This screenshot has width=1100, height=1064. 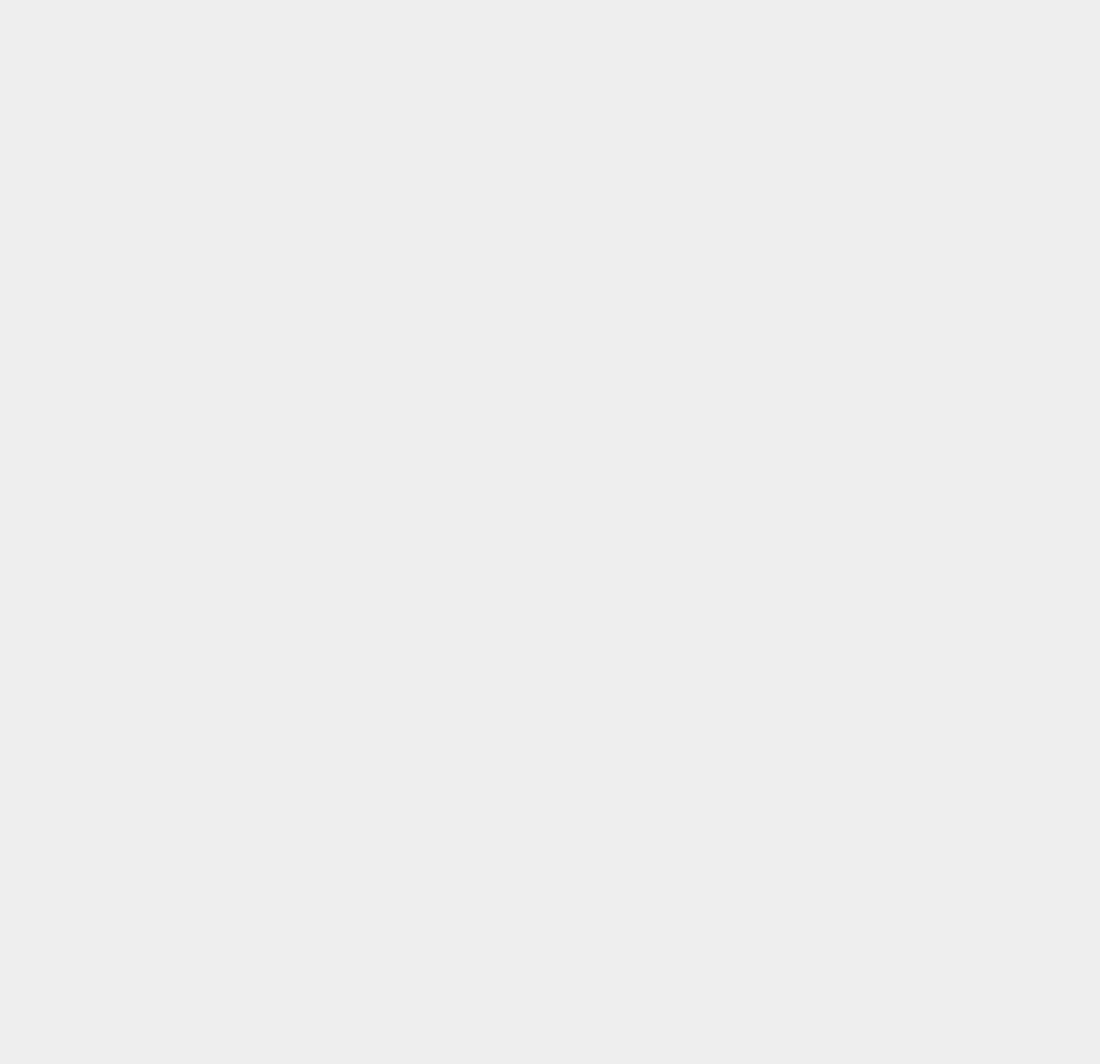 What do you see at coordinates (804, 648) in the screenshot?
I see `'iPhone 4'` at bounding box center [804, 648].